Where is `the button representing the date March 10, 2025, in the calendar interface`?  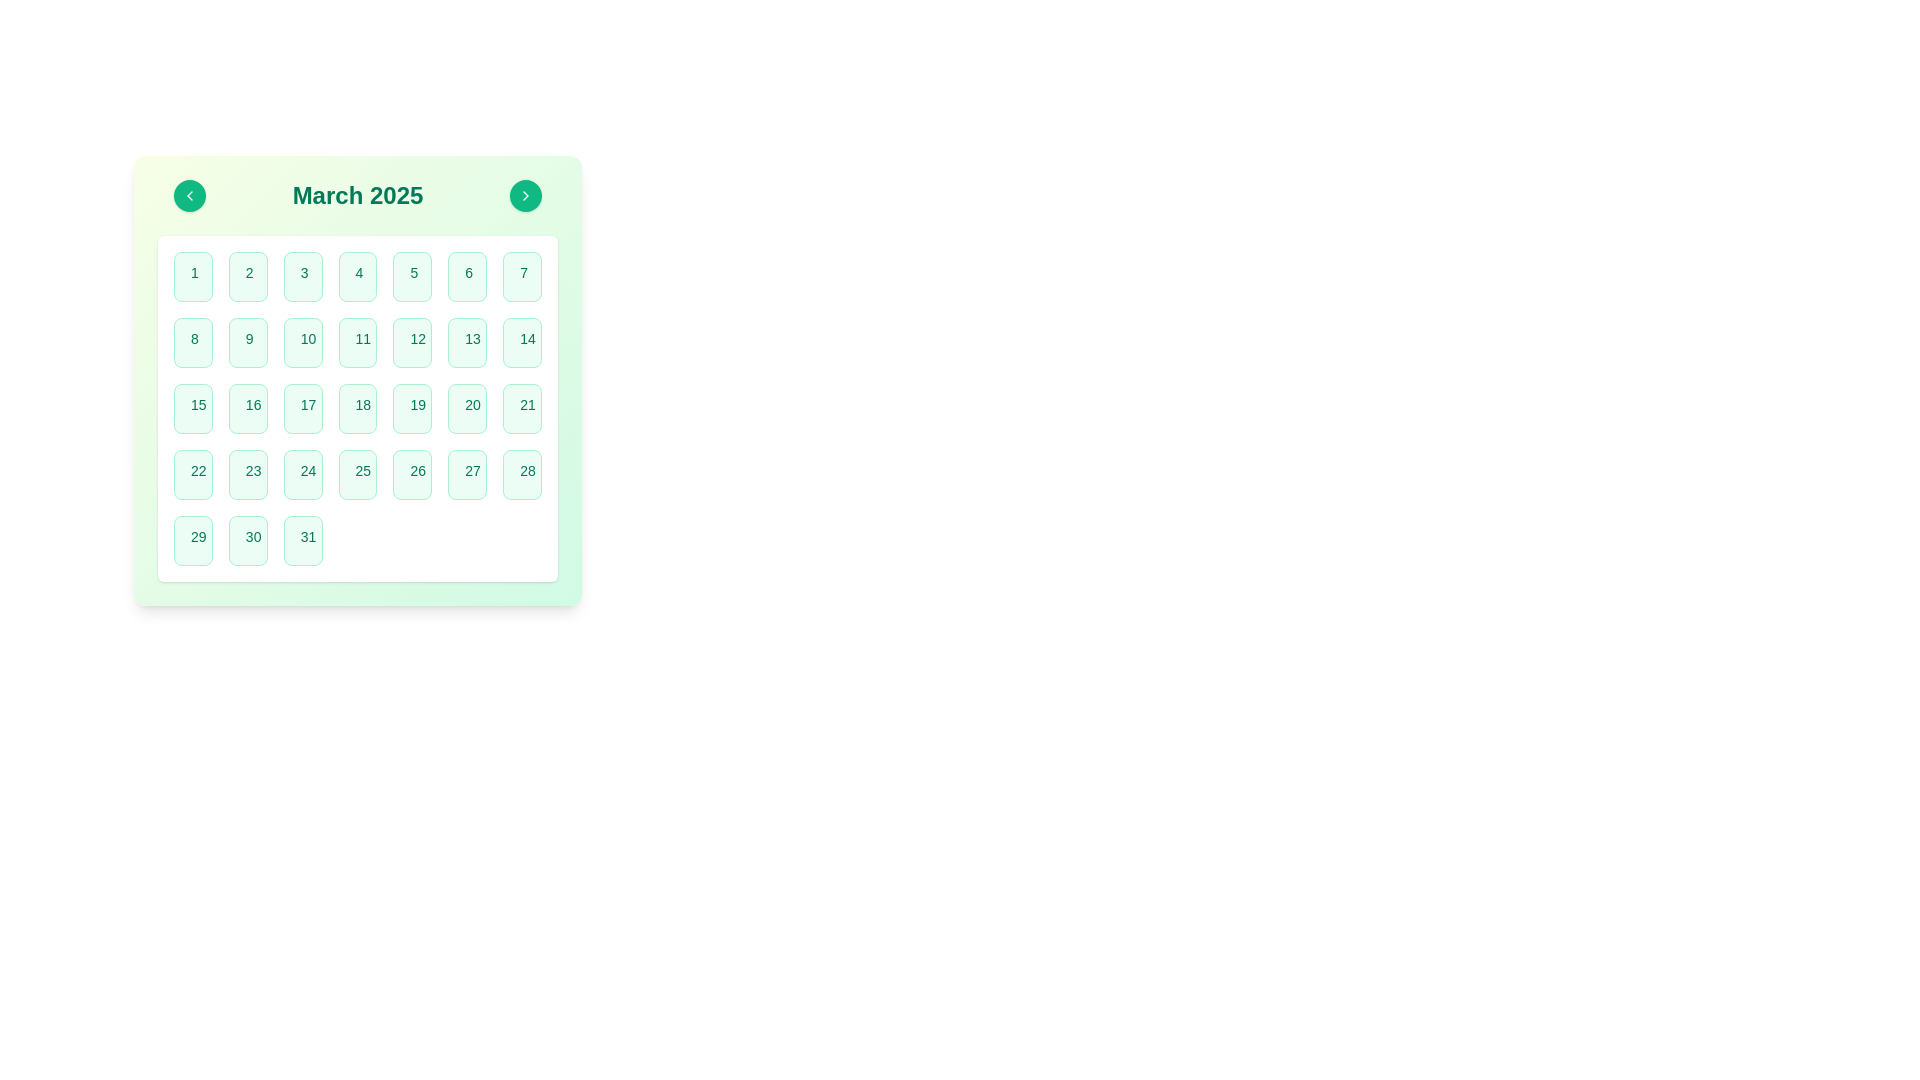 the button representing the date March 10, 2025, in the calendar interface is located at coordinates (302, 342).